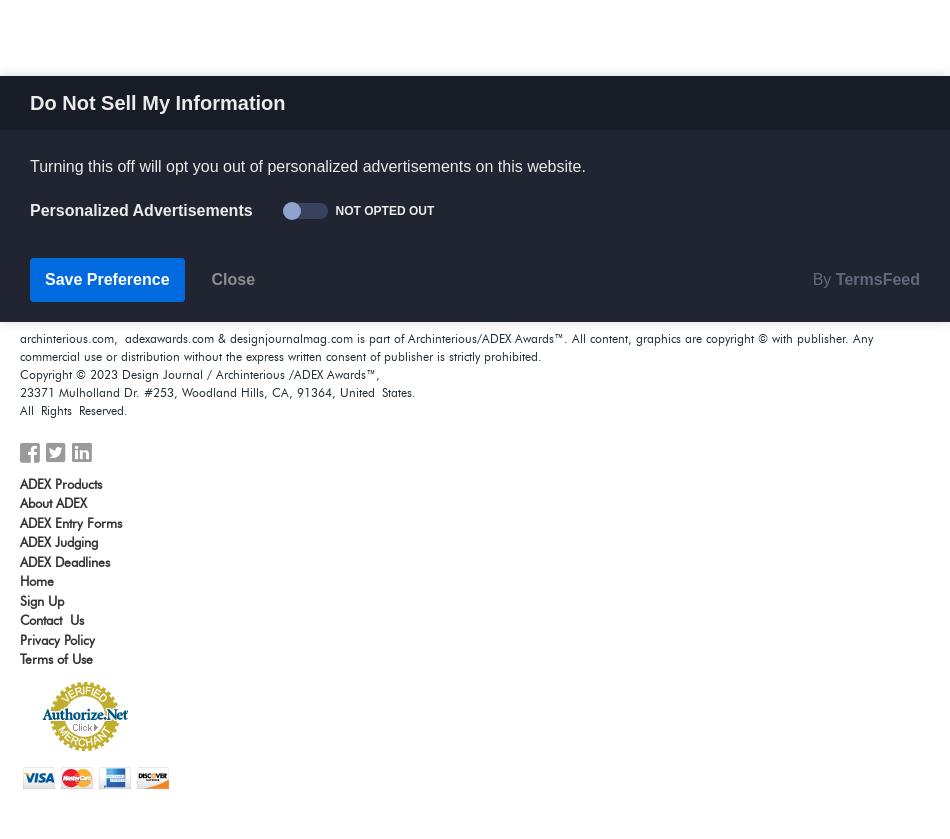 This screenshot has width=950, height=839. What do you see at coordinates (30, 210) in the screenshot?
I see `'Personalized Advertisements'` at bounding box center [30, 210].